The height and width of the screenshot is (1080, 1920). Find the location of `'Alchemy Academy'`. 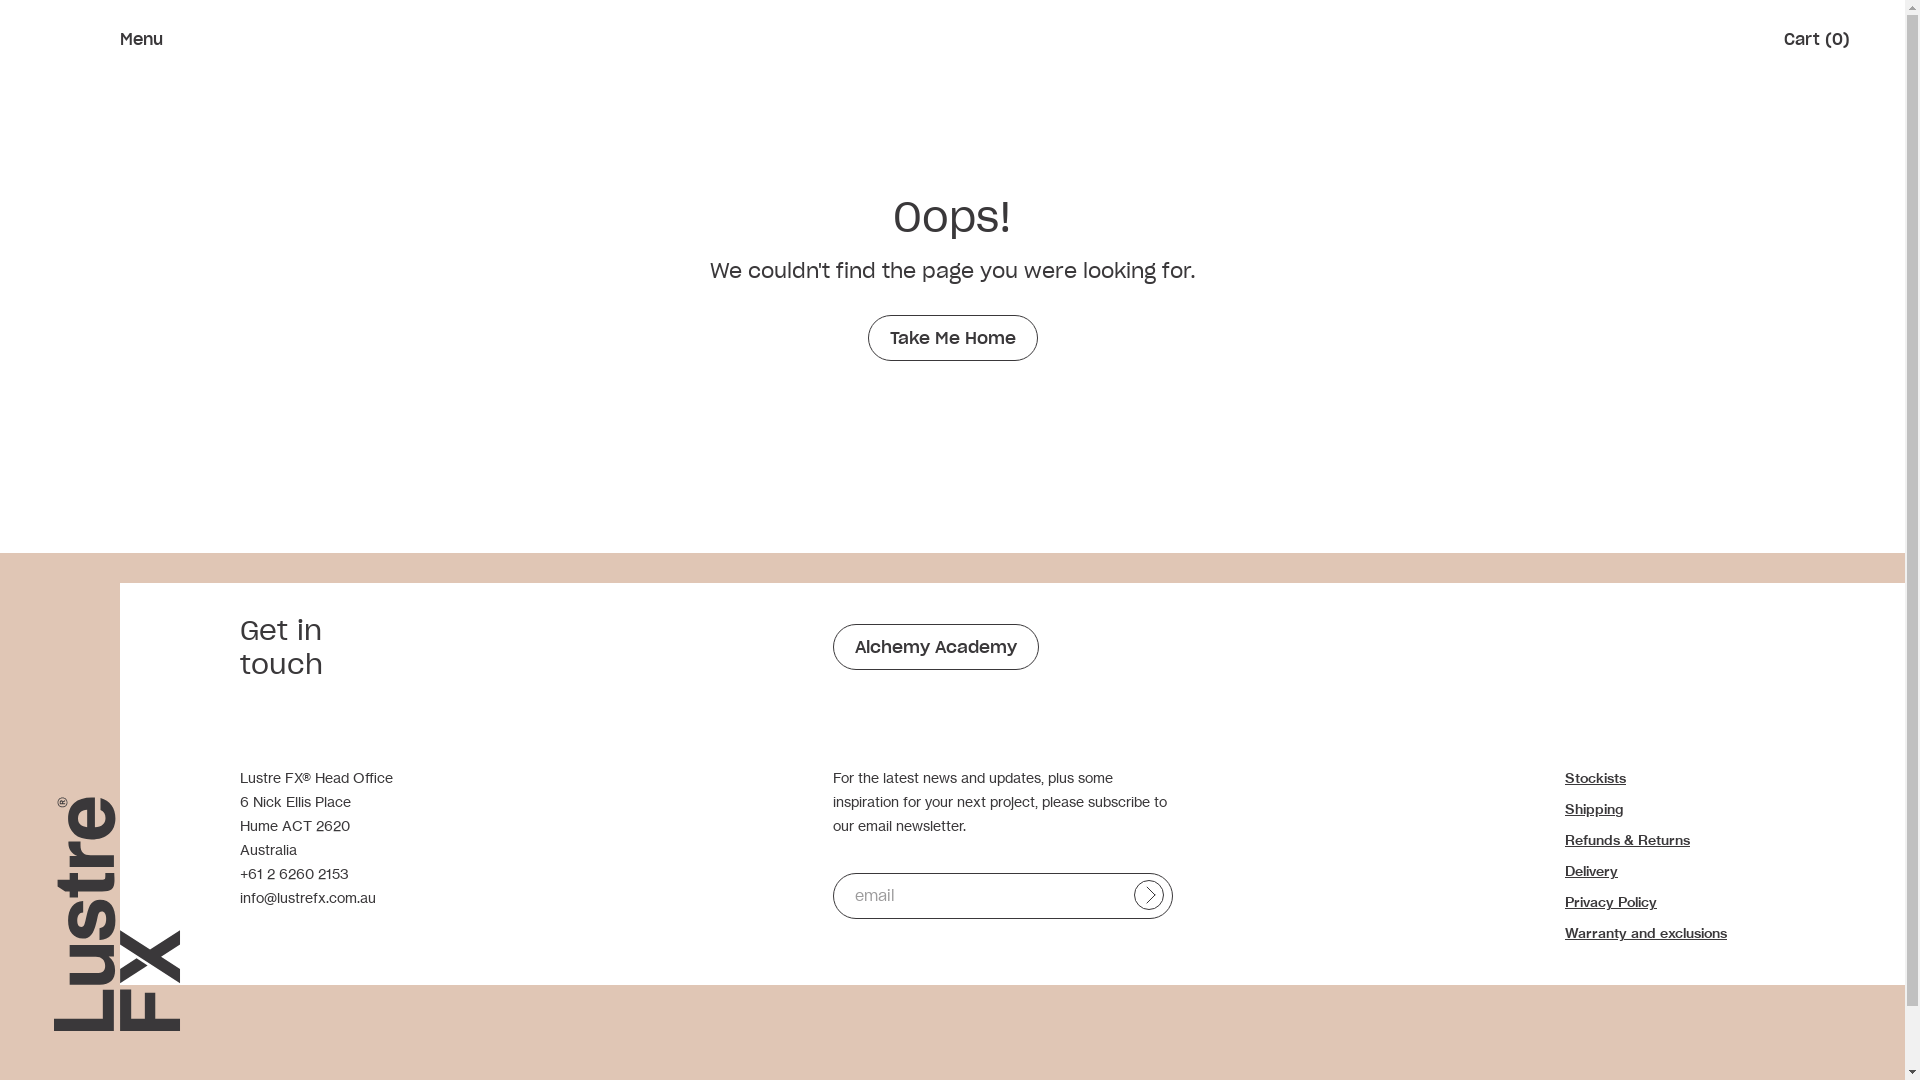

'Alchemy Academy' is located at coordinates (934, 647).